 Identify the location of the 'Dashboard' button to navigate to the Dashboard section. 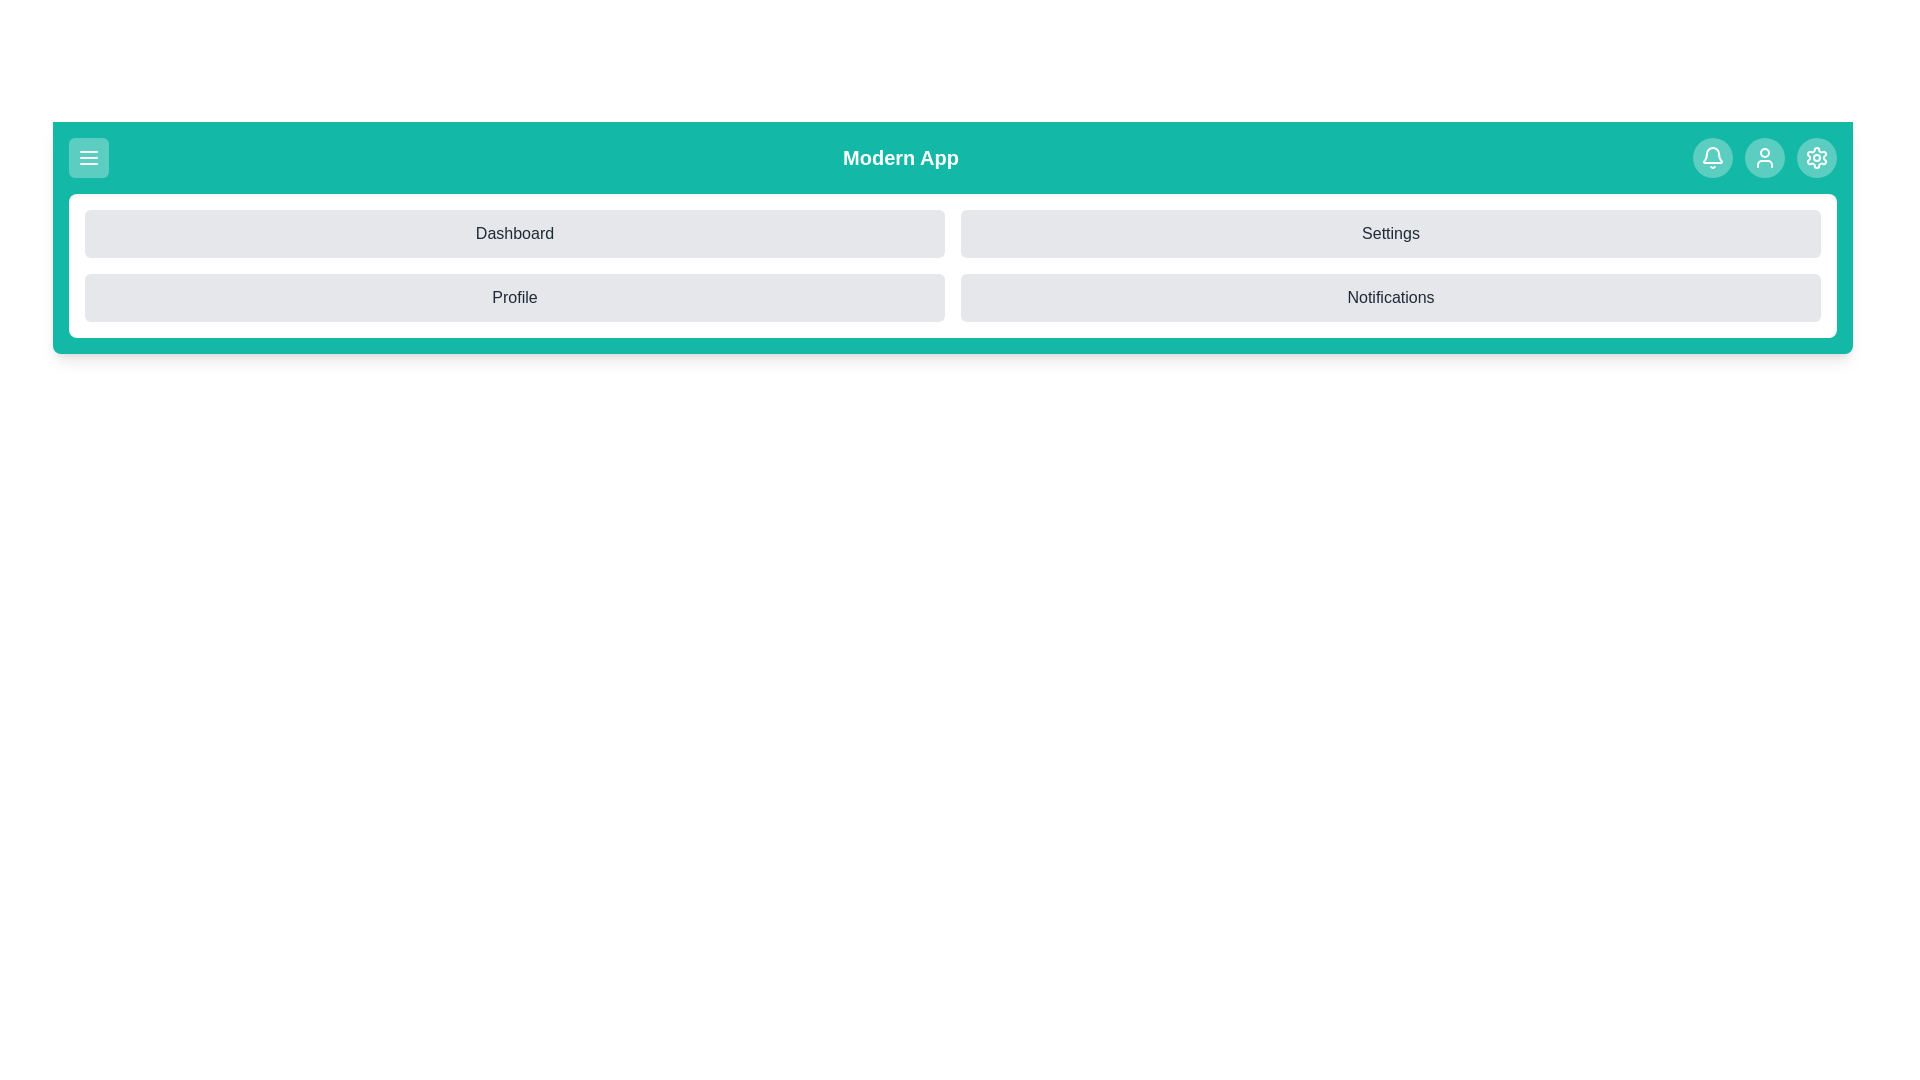
(514, 233).